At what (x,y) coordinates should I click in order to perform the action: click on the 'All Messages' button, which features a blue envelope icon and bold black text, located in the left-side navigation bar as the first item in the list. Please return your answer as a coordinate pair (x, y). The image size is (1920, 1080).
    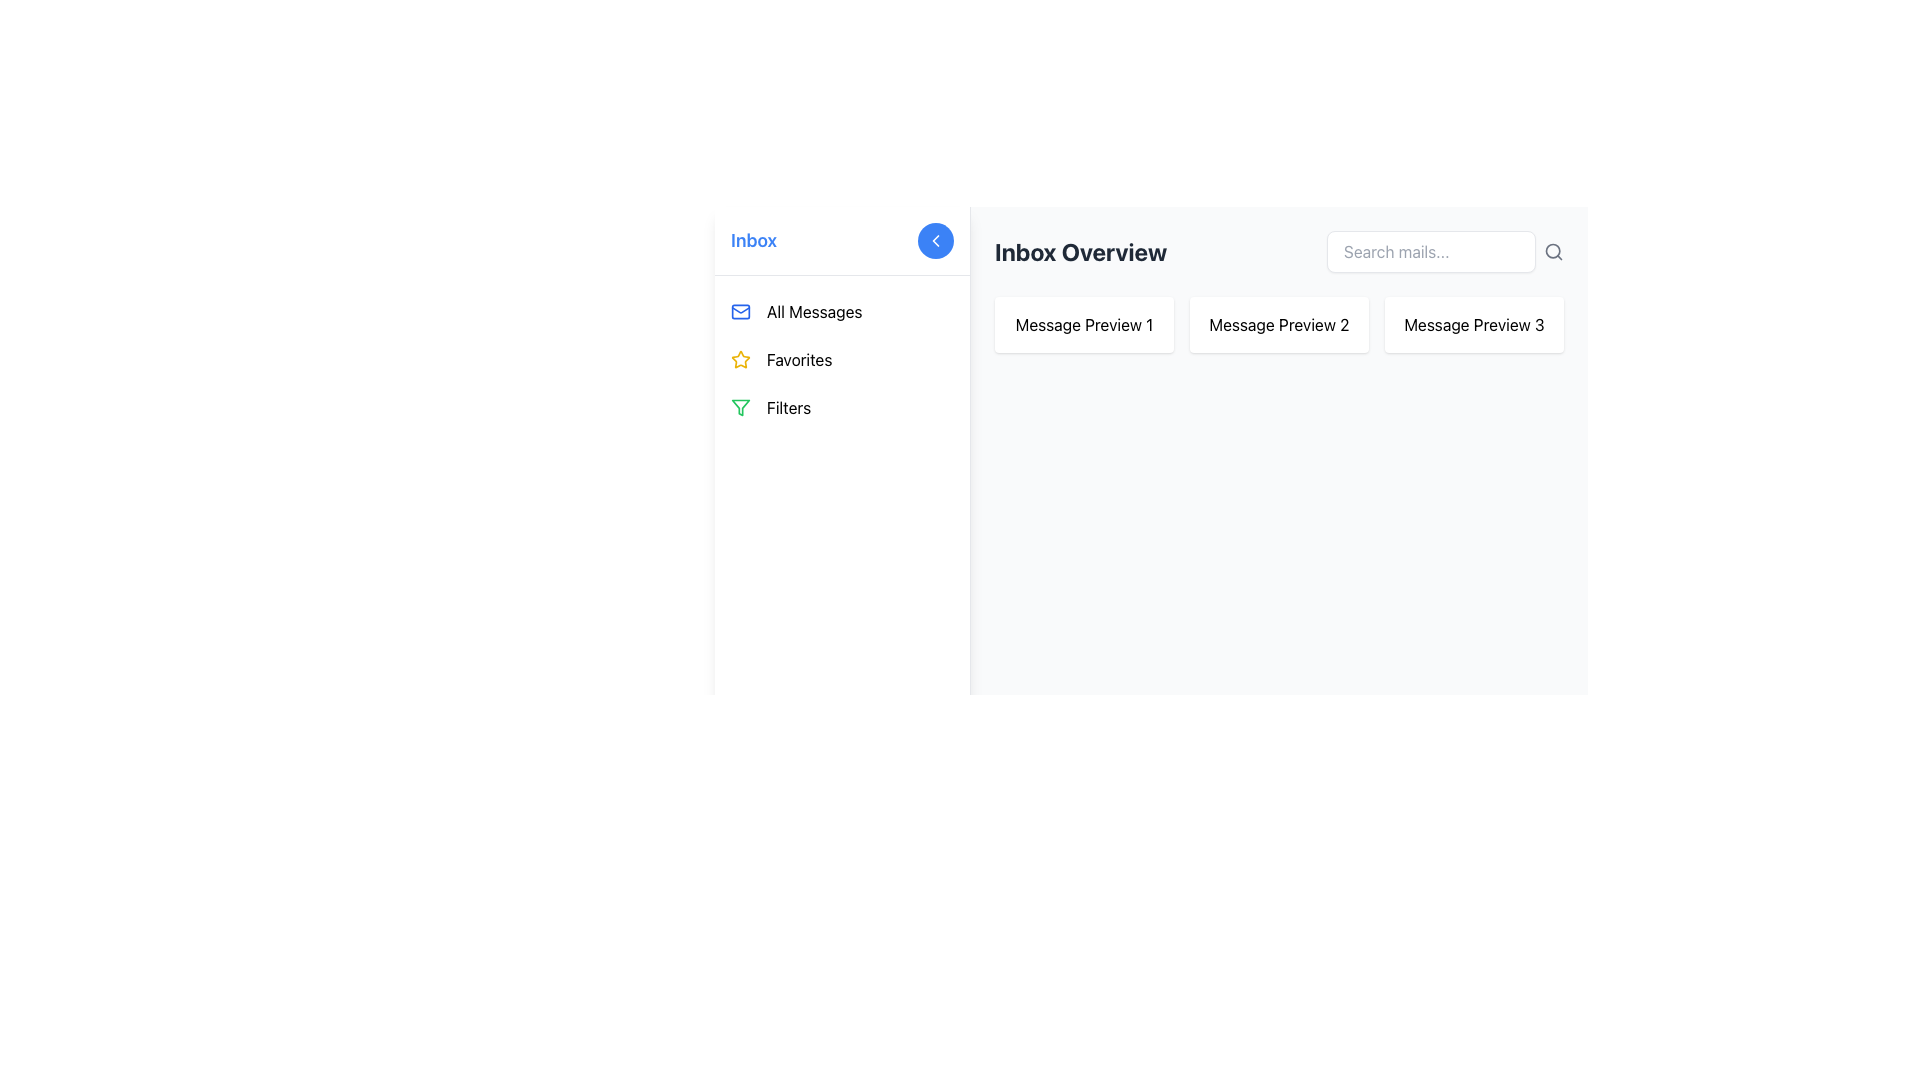
    Looking at the image, I should click on (842, 312).